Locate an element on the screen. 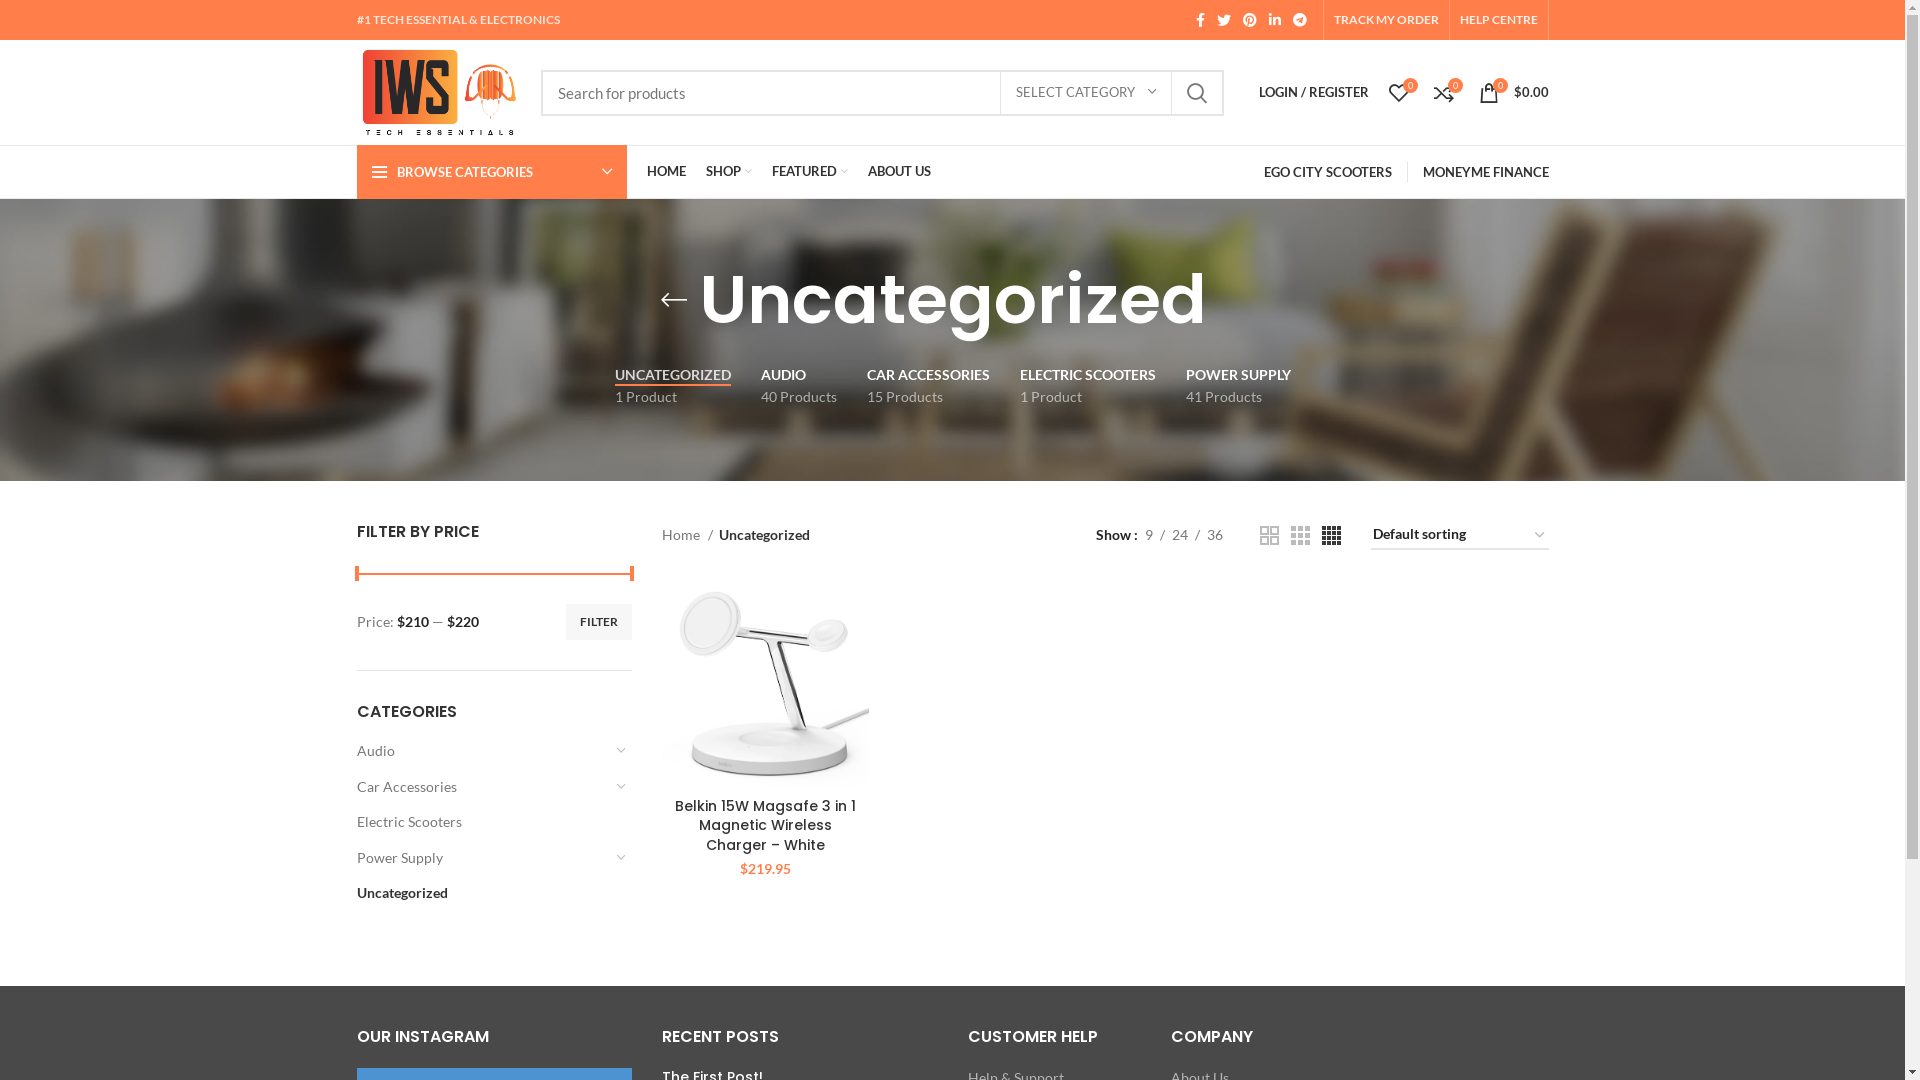 The height and width of the screenshot is (1080, 1920). 'ELECTRIC SCOOTERS is located at coordinates (1085, 386).